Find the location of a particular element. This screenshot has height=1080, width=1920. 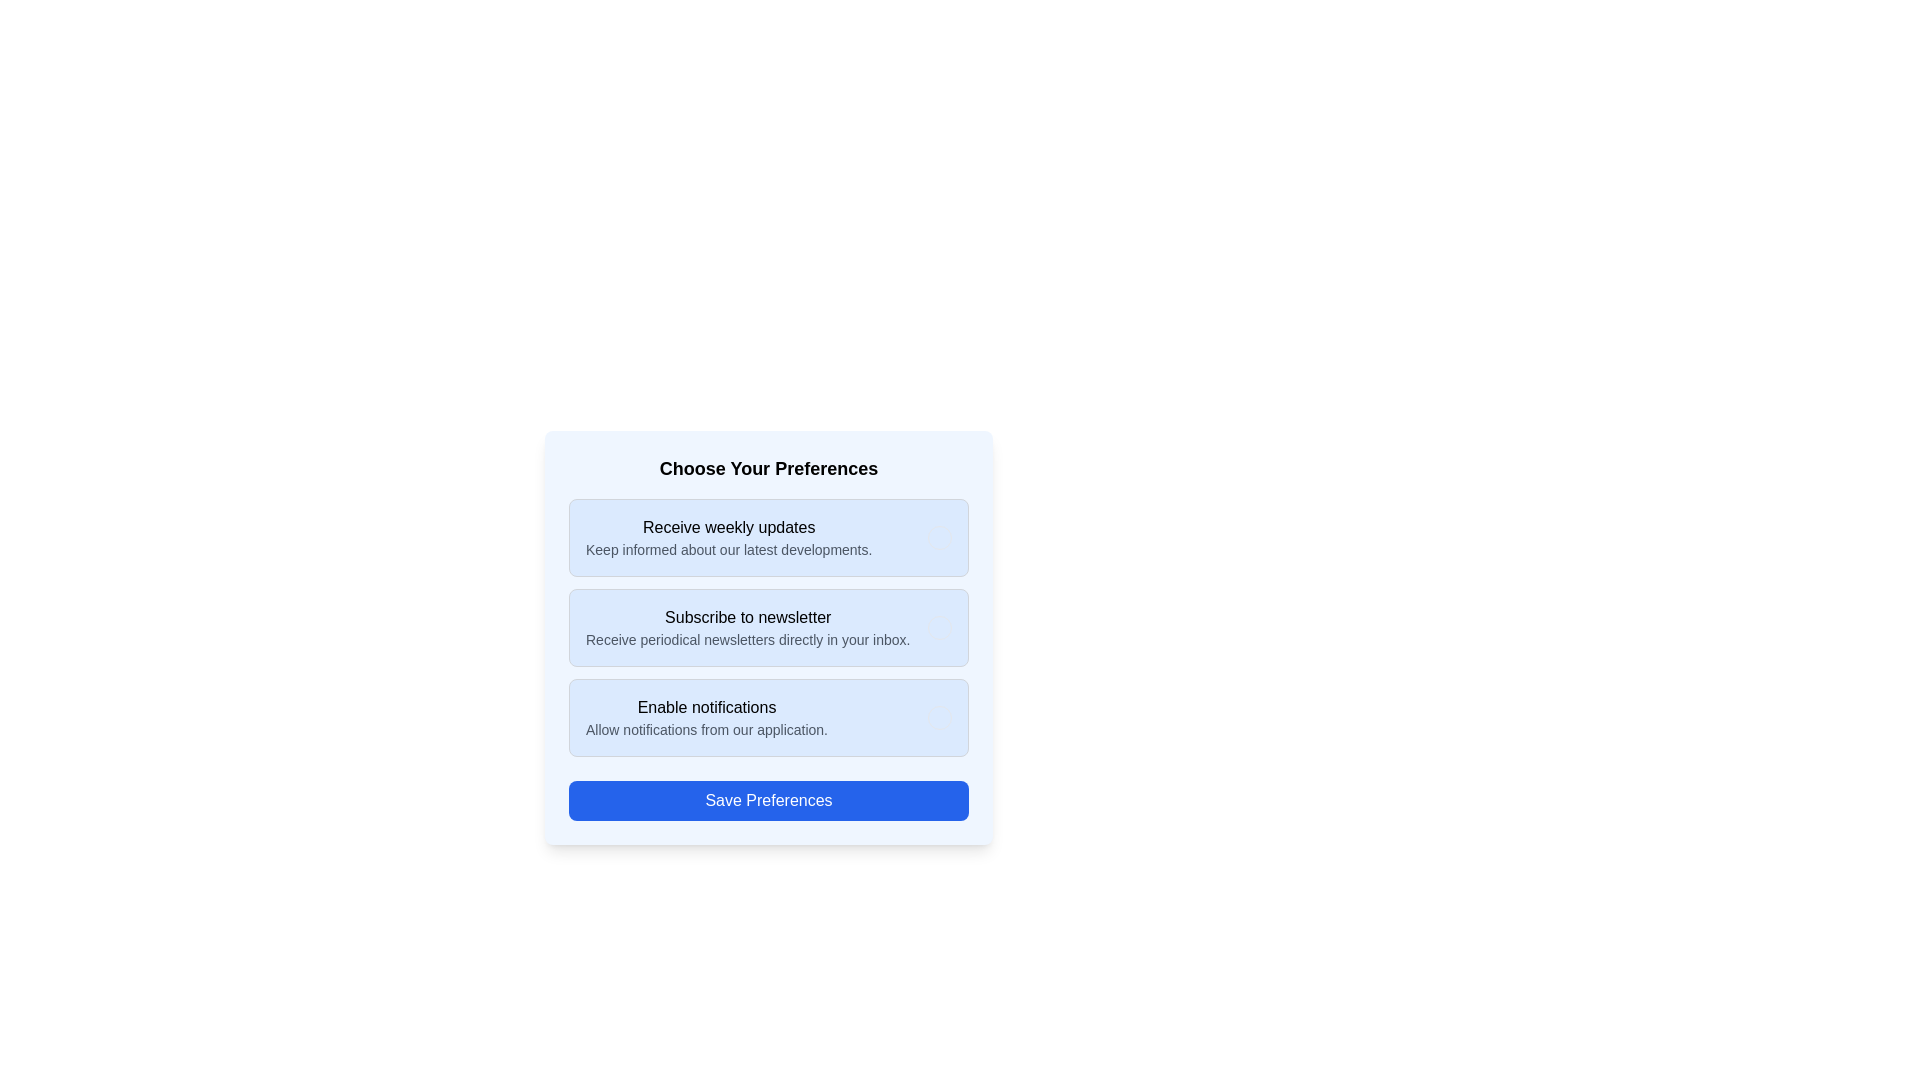

the 'Save Preferences' button to submit the selected options is located at coordinates (767, 800).